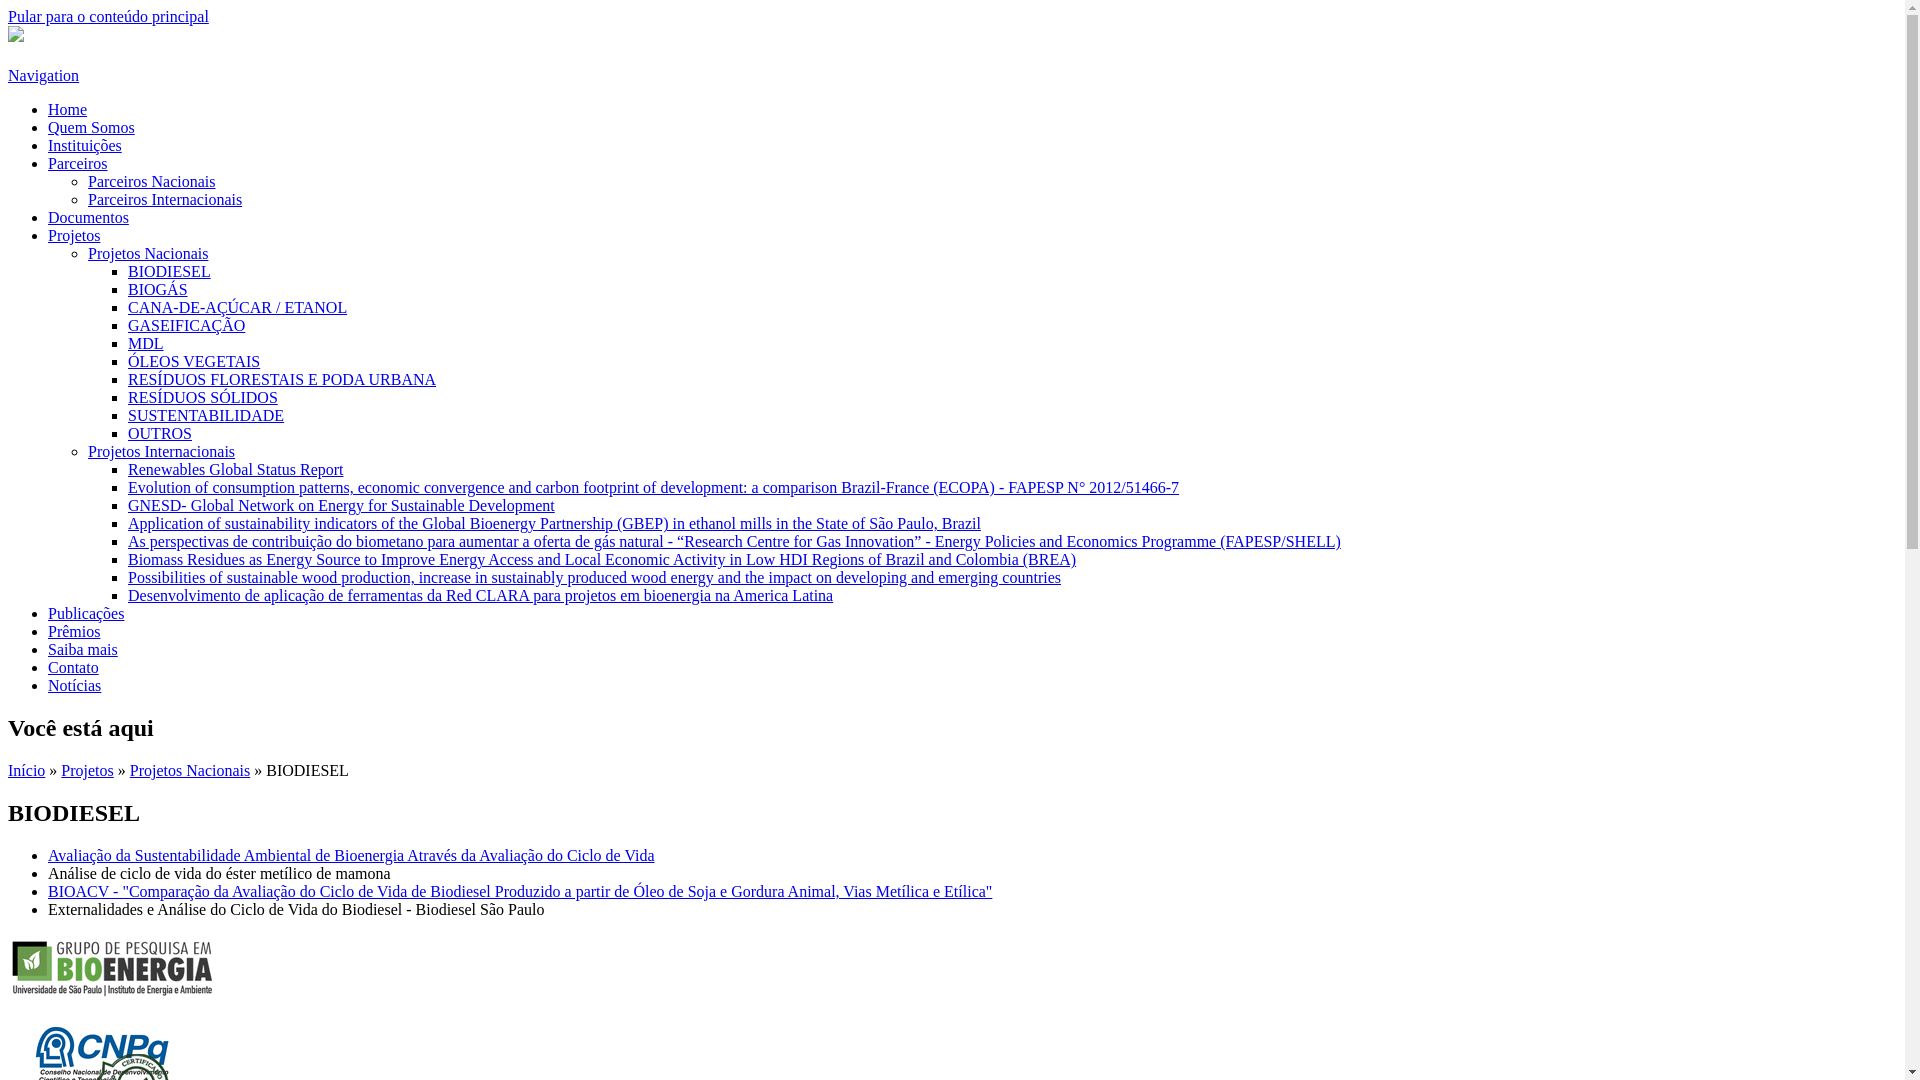  I want to click on 'Renewables Global Status Report', so click(127, 469).